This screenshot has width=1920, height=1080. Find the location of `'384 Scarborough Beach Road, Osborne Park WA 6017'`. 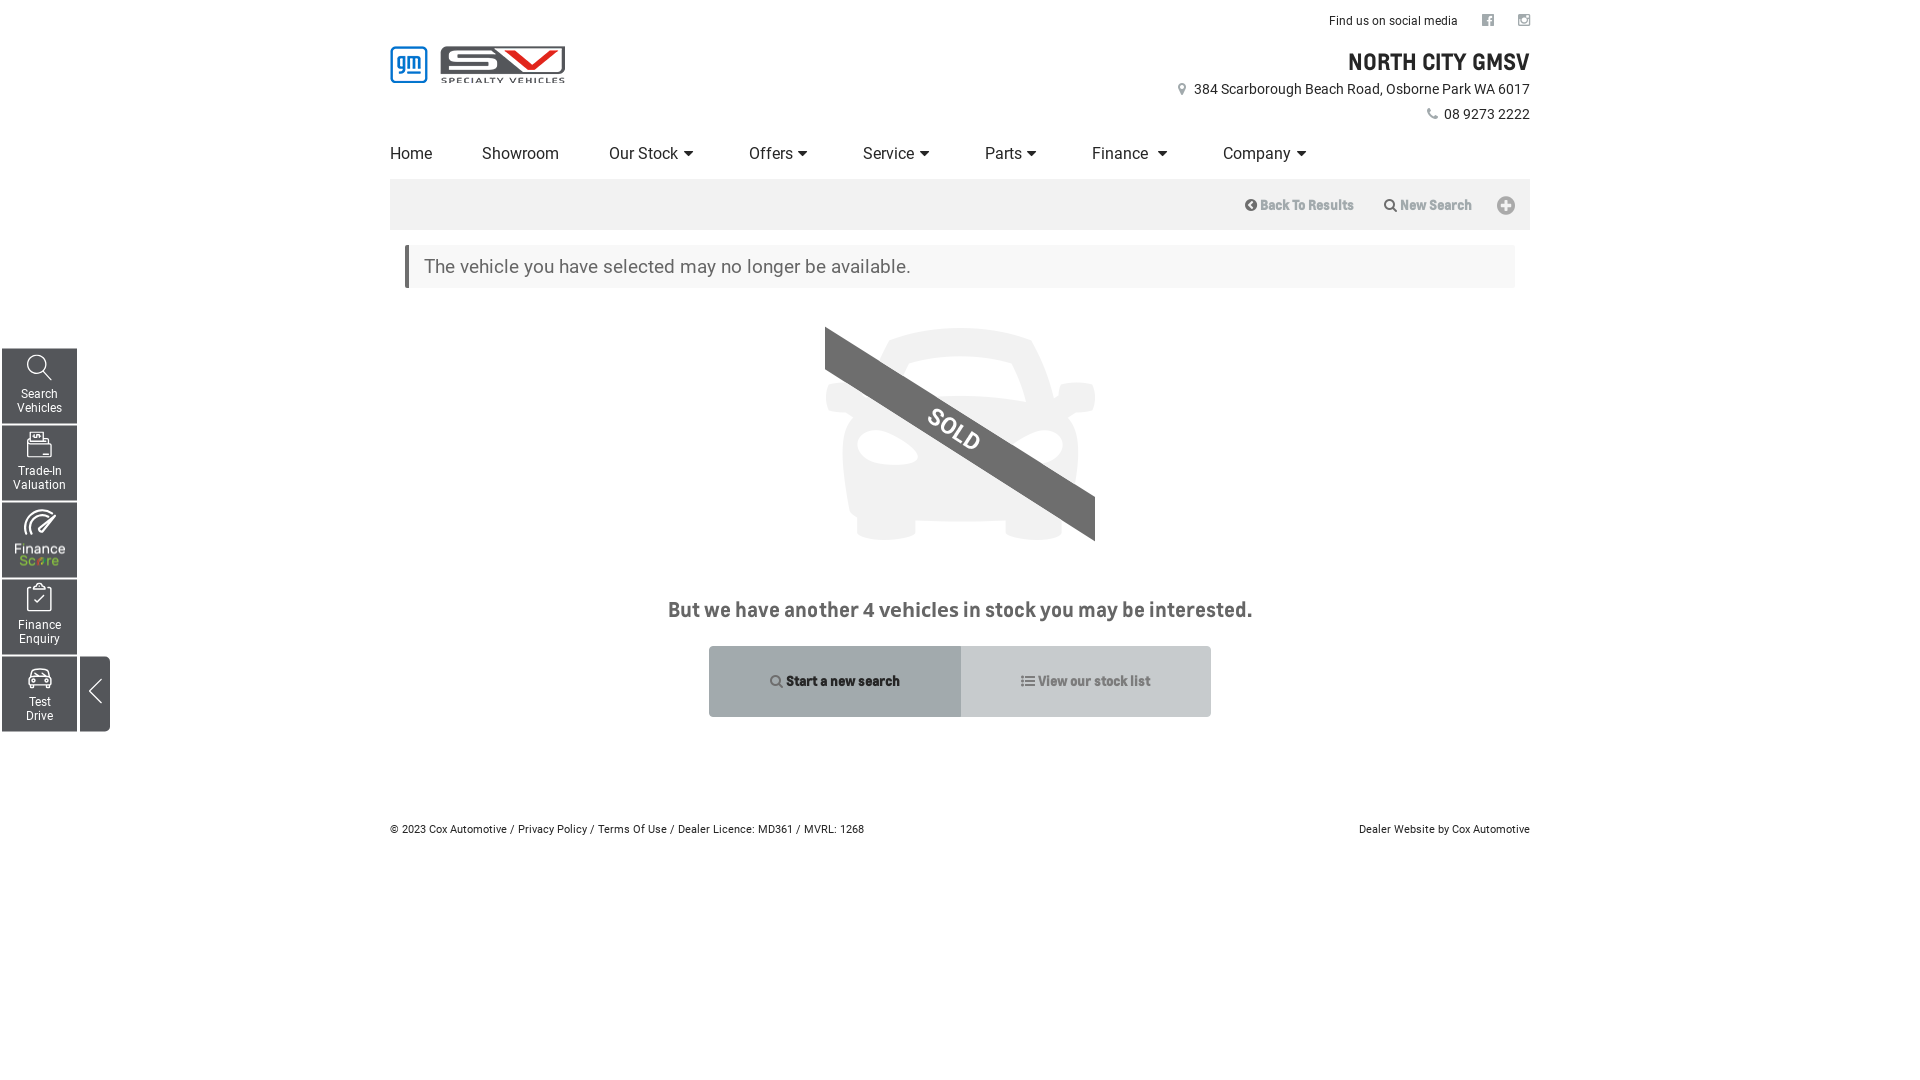

'384 Scarborough Beach Road, Osborne Park WA 6017' is located at coordinates (1351, 87).